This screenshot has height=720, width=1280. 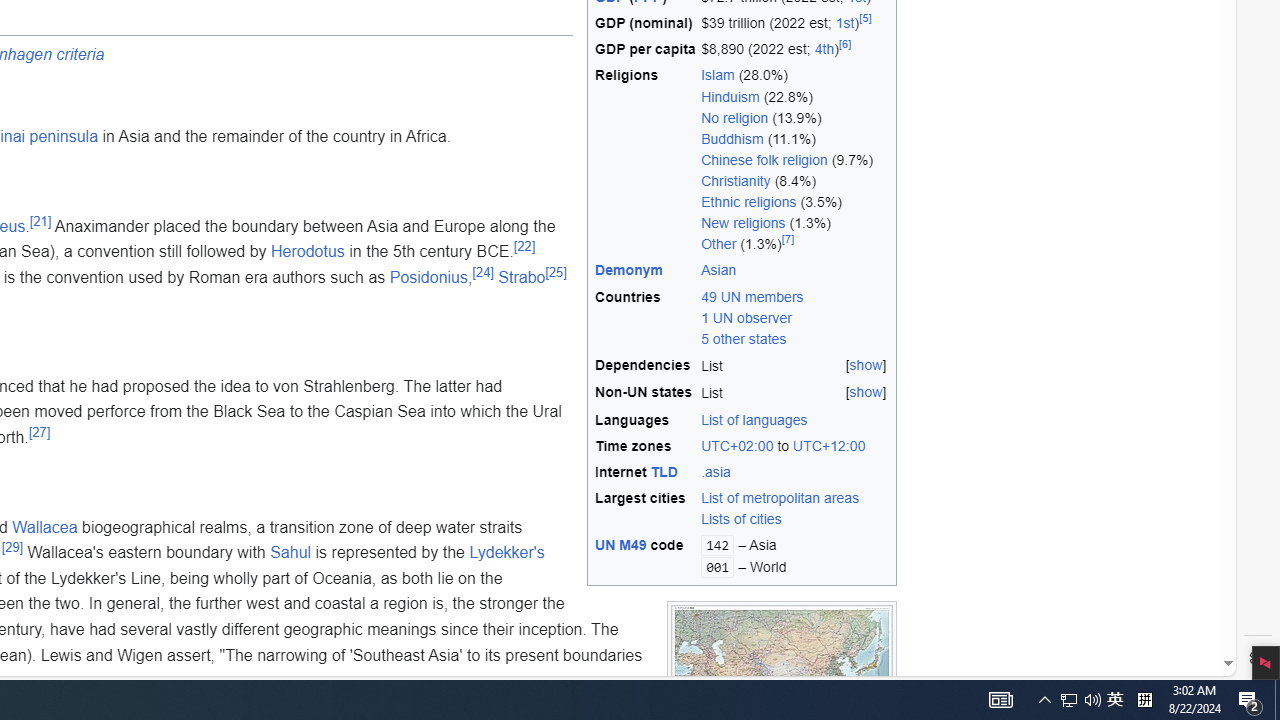 What do you see at coordinates (794, 446) in the screenshot?
I see `'UTC+02:00 to UTC+12:00'` at bounding box center [794, 446].